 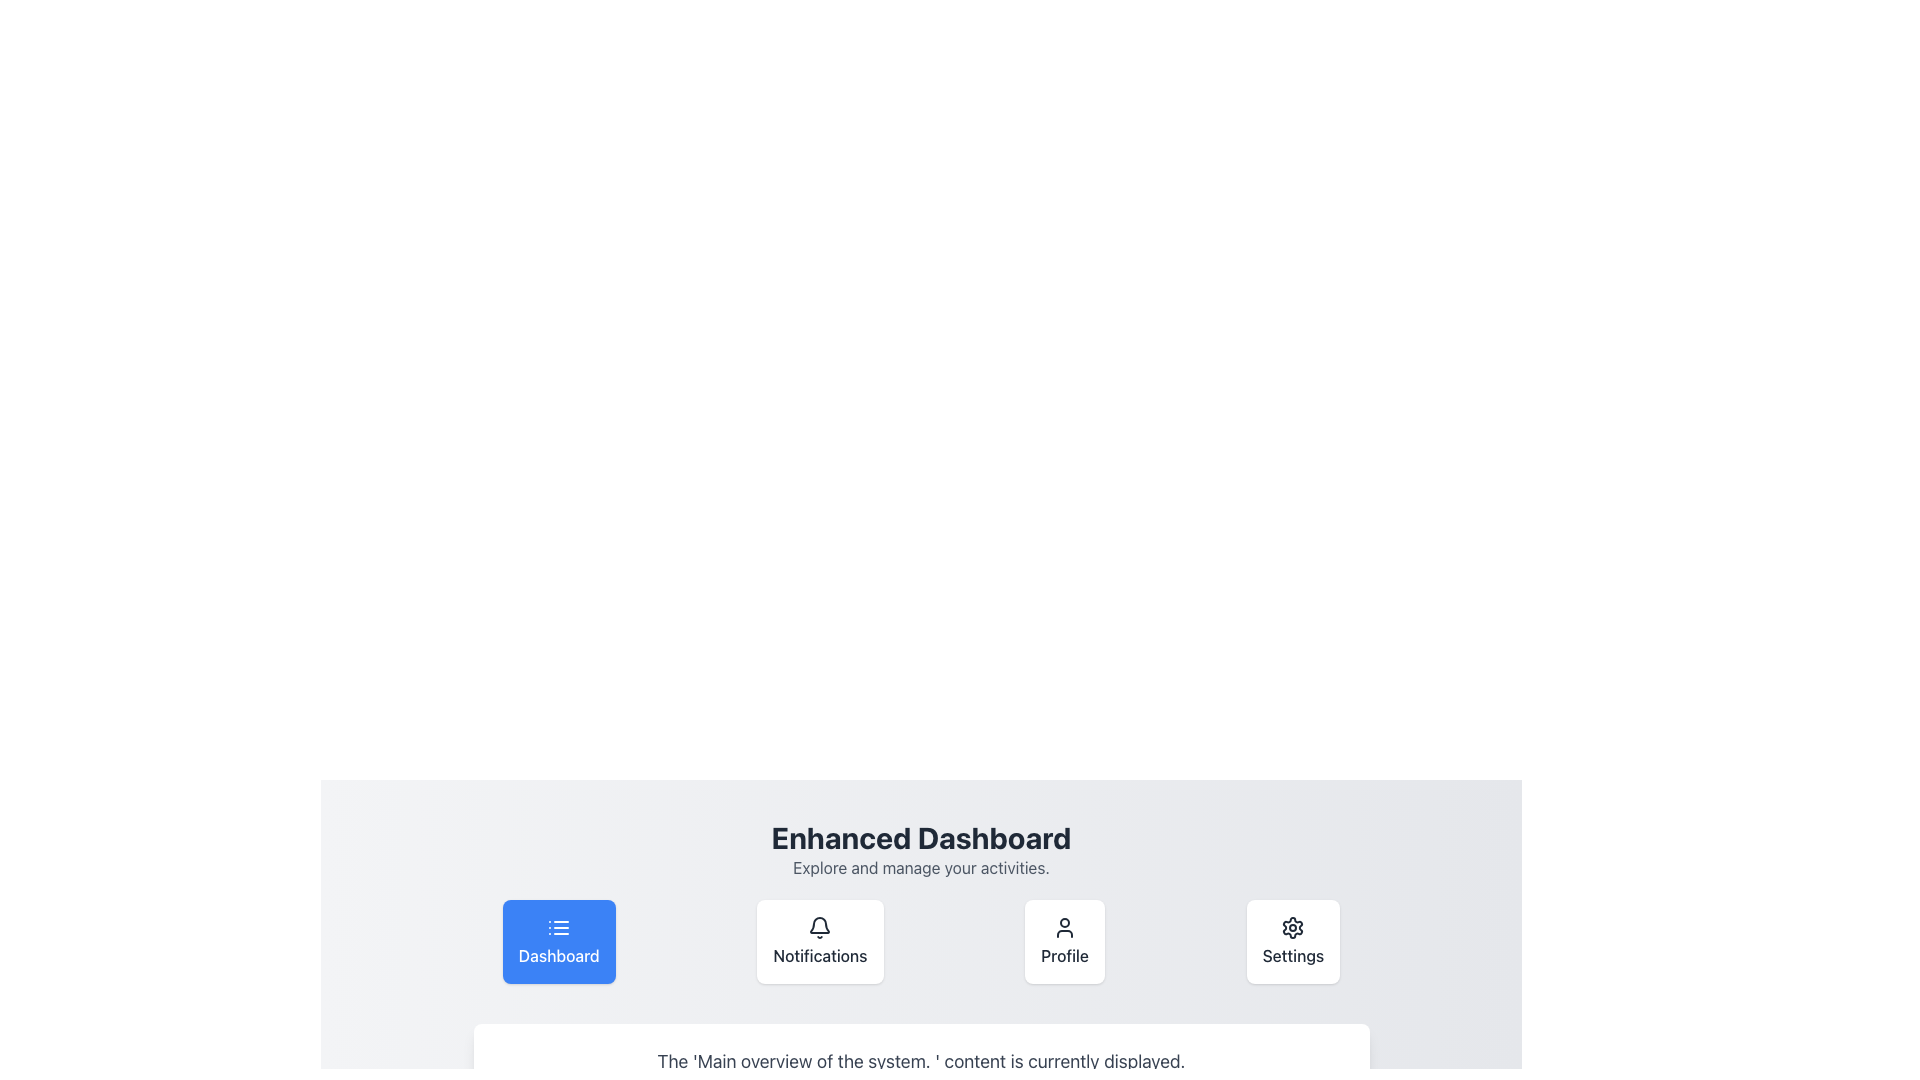 I want to click on the centrally aligned text element that displays the current content or status overview, located beneath the navigation sections (Notifications, Profile, Settings), so click(x=920, y=1060).